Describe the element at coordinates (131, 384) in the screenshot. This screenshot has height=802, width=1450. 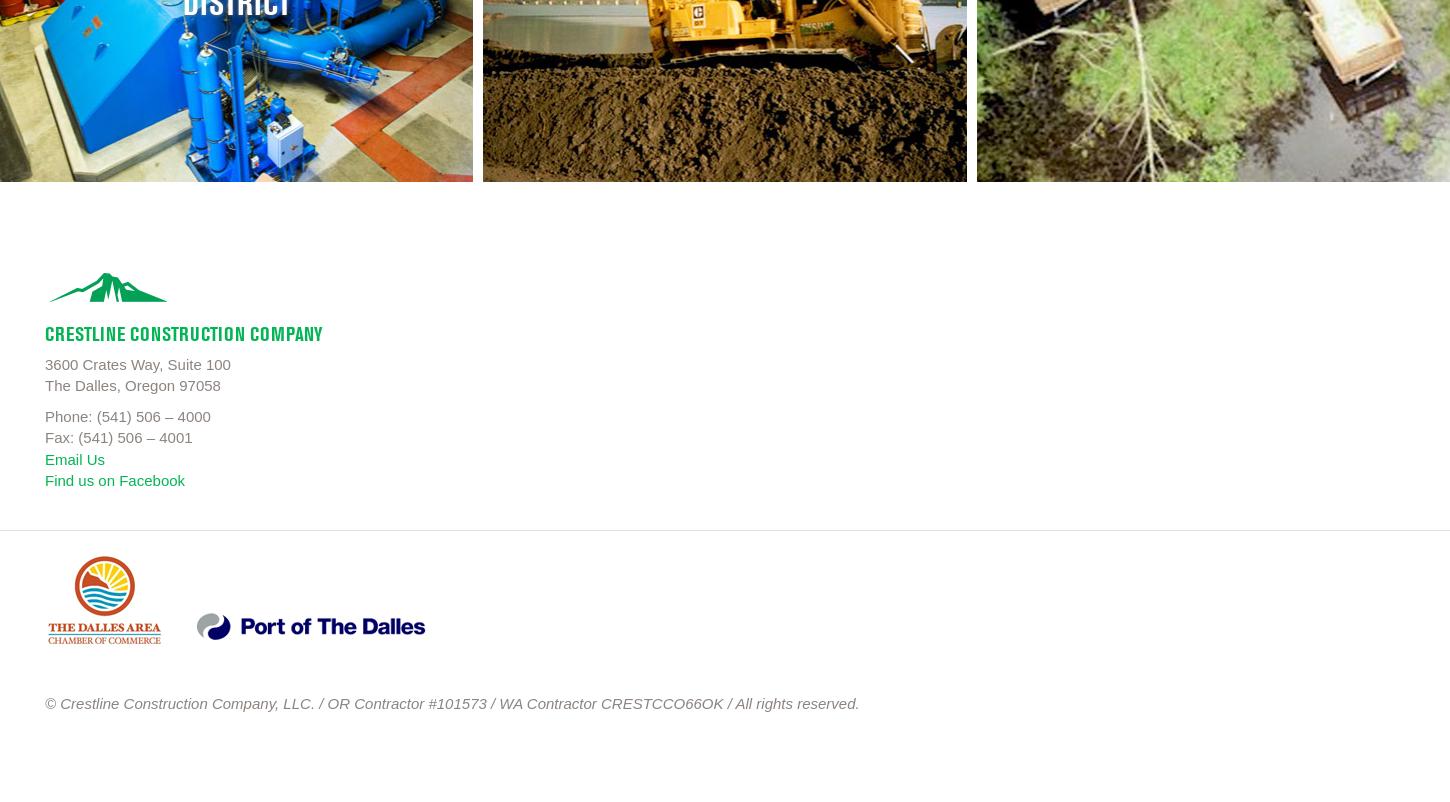
I see `'The Dalles, Oregon 97058'` at that location.